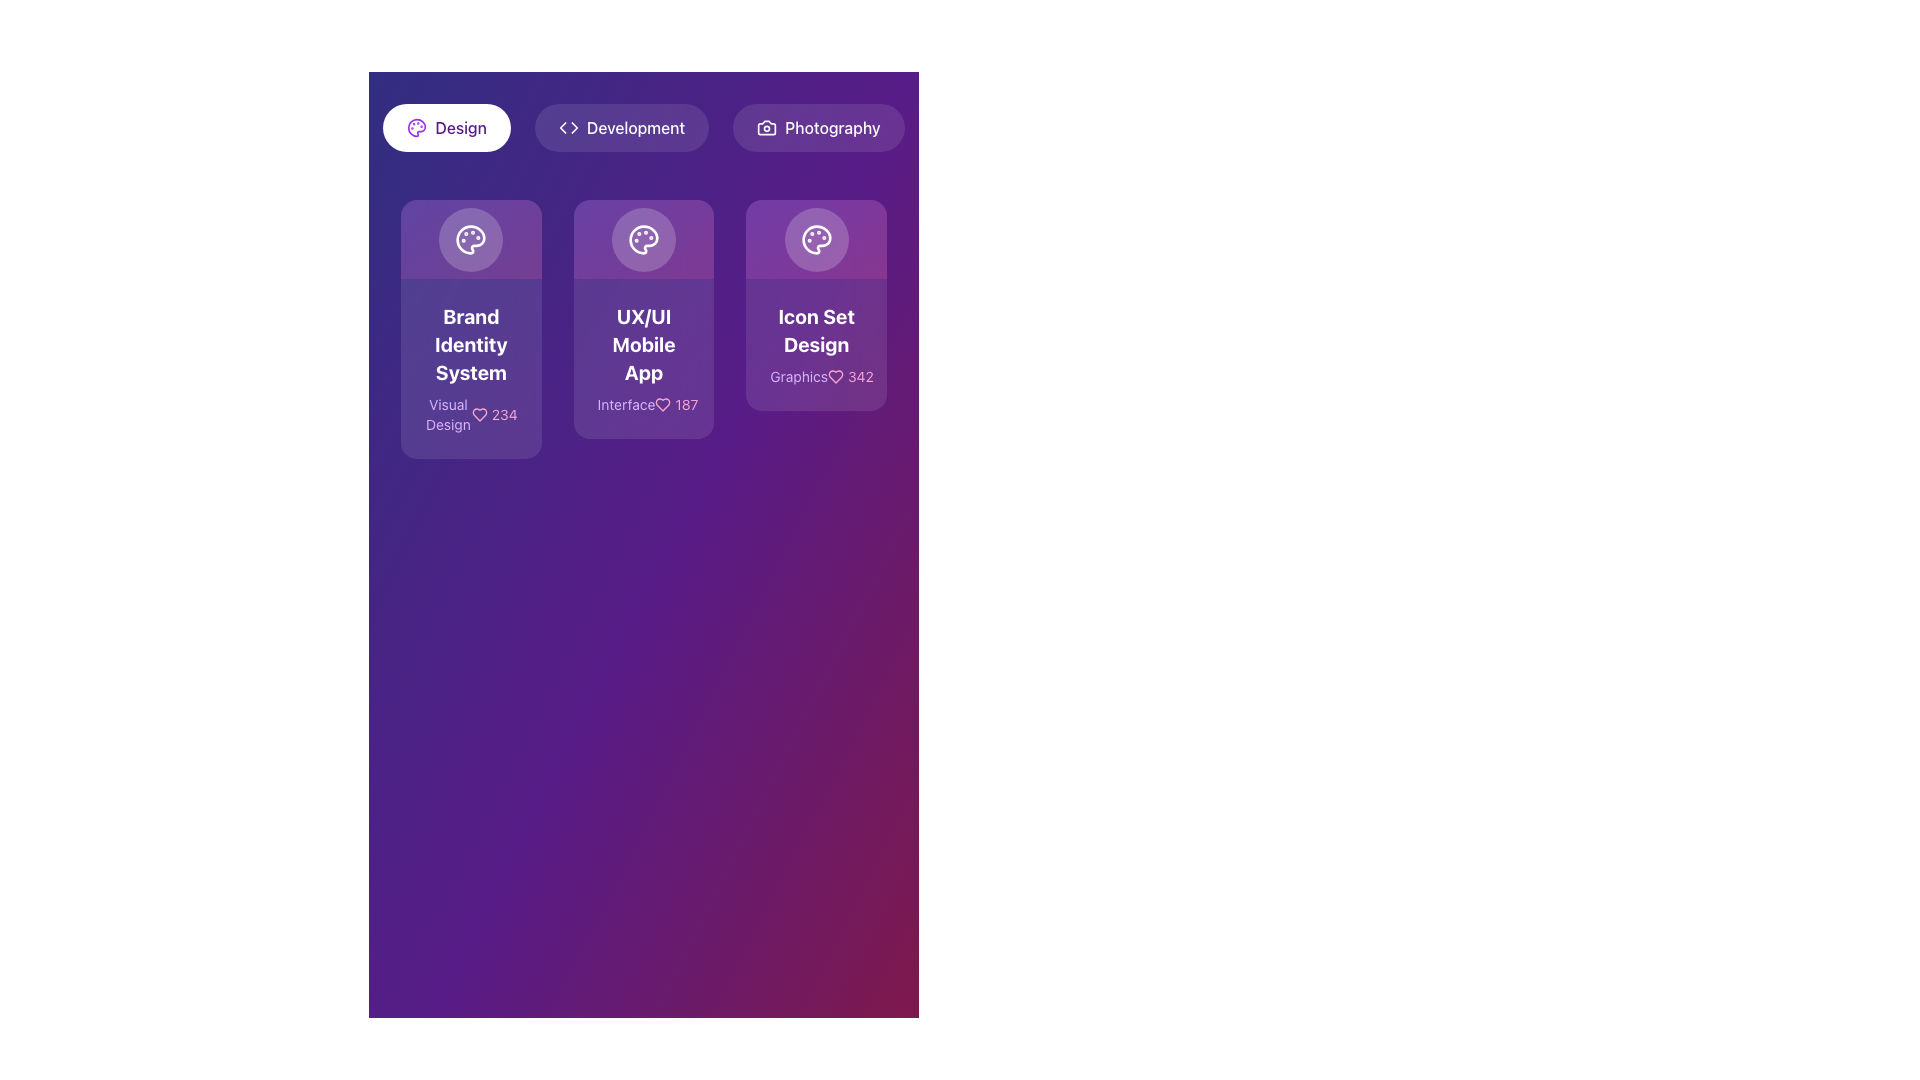  Describe the element at coordinates (832, 127) in the screenshot. I see `the 'Photography' category label located in the rightmost position of the navigation bar` at that location.